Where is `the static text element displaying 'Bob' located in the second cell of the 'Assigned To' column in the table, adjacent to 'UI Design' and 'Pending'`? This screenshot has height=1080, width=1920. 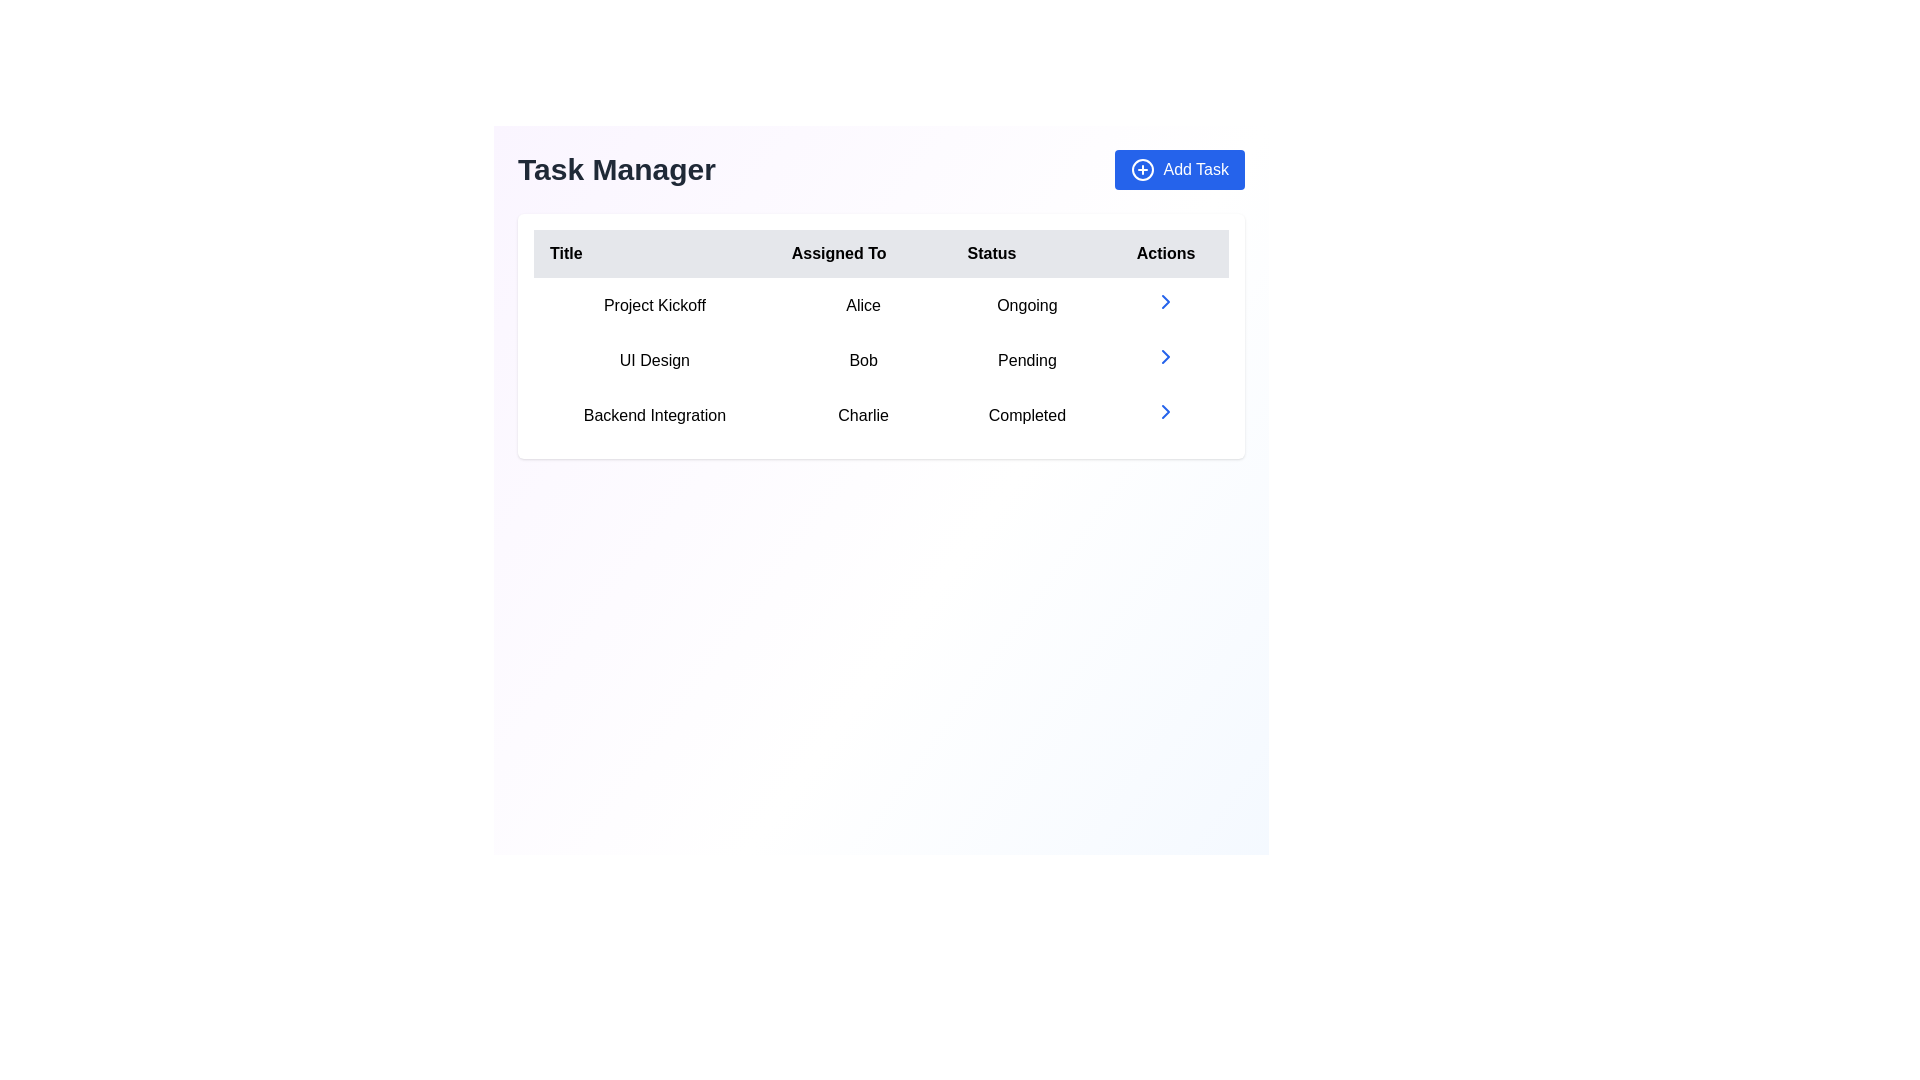
the static text element displaying 'Bob' located in the second cell of the 'Assigned To' column in the table, adjacent to 'UI Design' and 'Pending' is located at coordinates (863, 360).